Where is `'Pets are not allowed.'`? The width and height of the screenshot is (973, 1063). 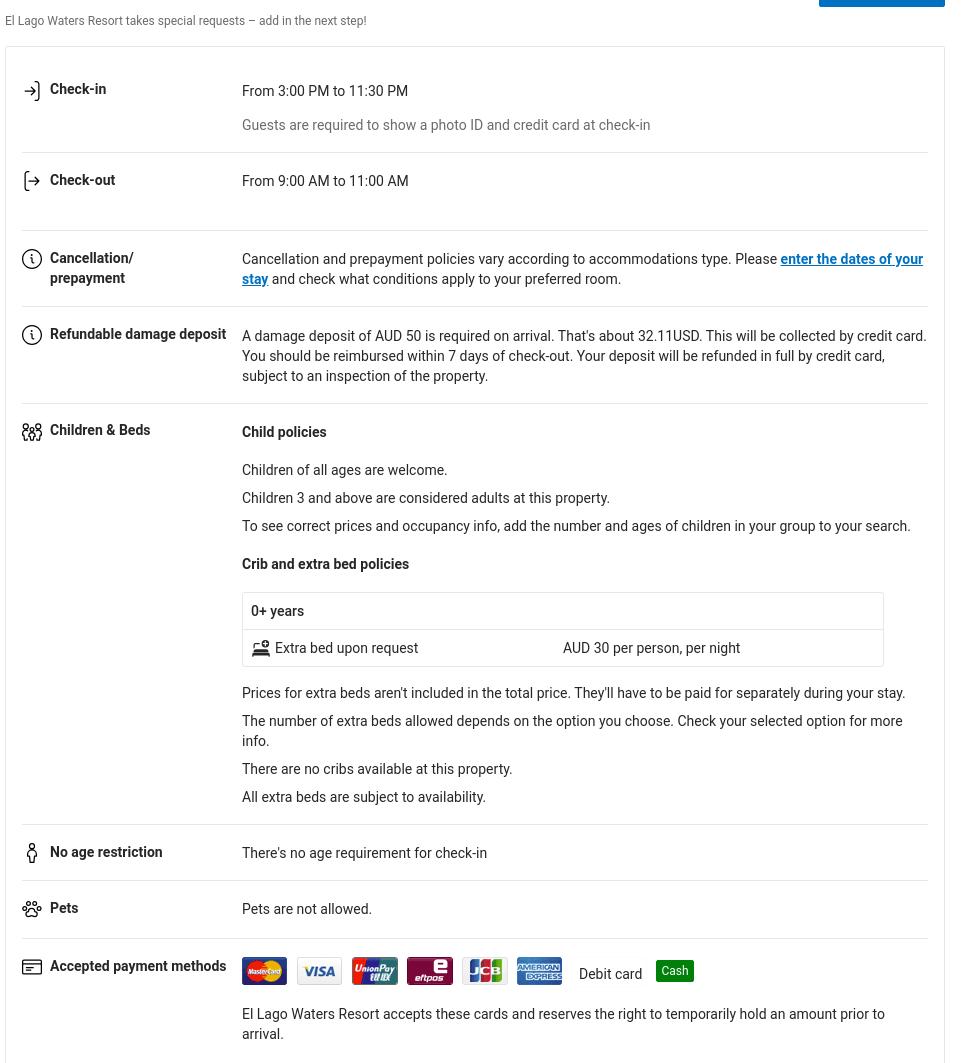 'Pets are not allowed.' is located at coordinates (306, 907).